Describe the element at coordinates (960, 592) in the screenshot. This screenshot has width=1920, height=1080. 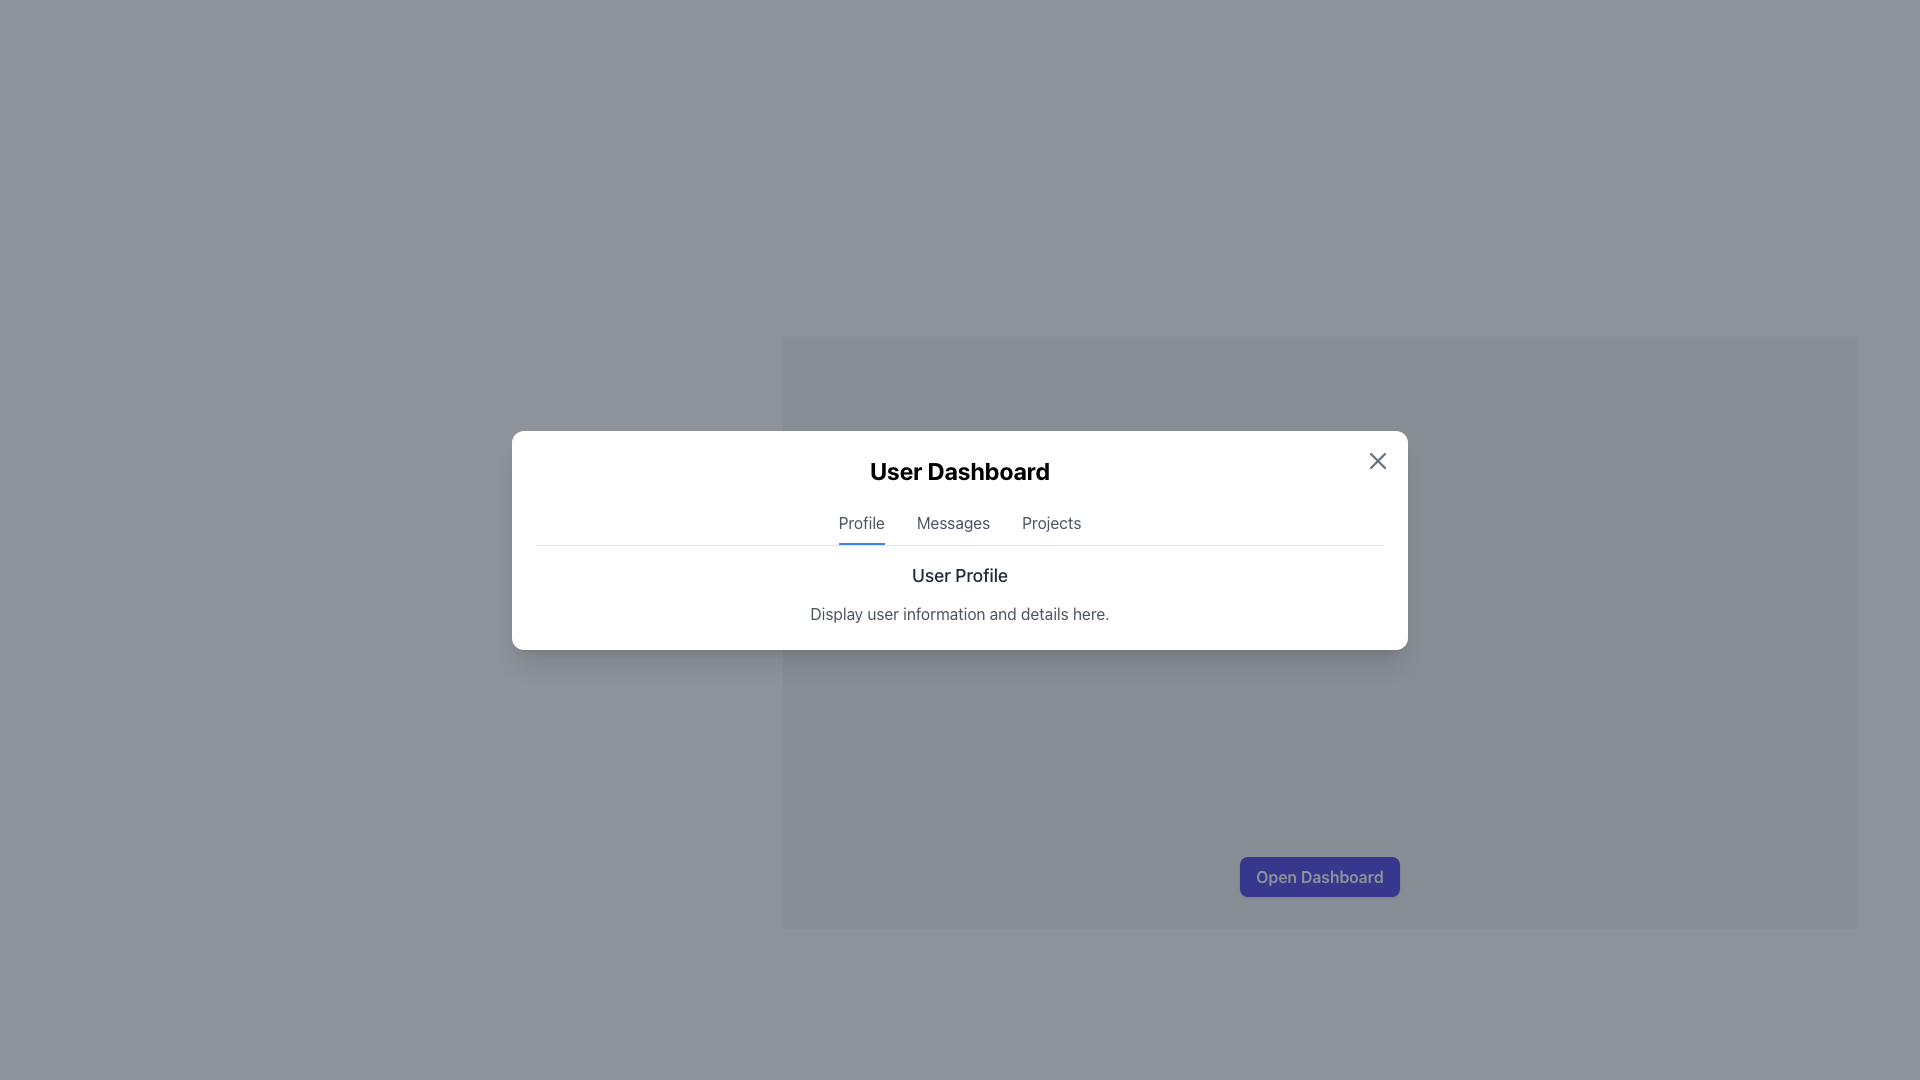
I see `the Informational Section in the User Dashboard modal, which displays user-specific information with a section header and brief description` at that location.